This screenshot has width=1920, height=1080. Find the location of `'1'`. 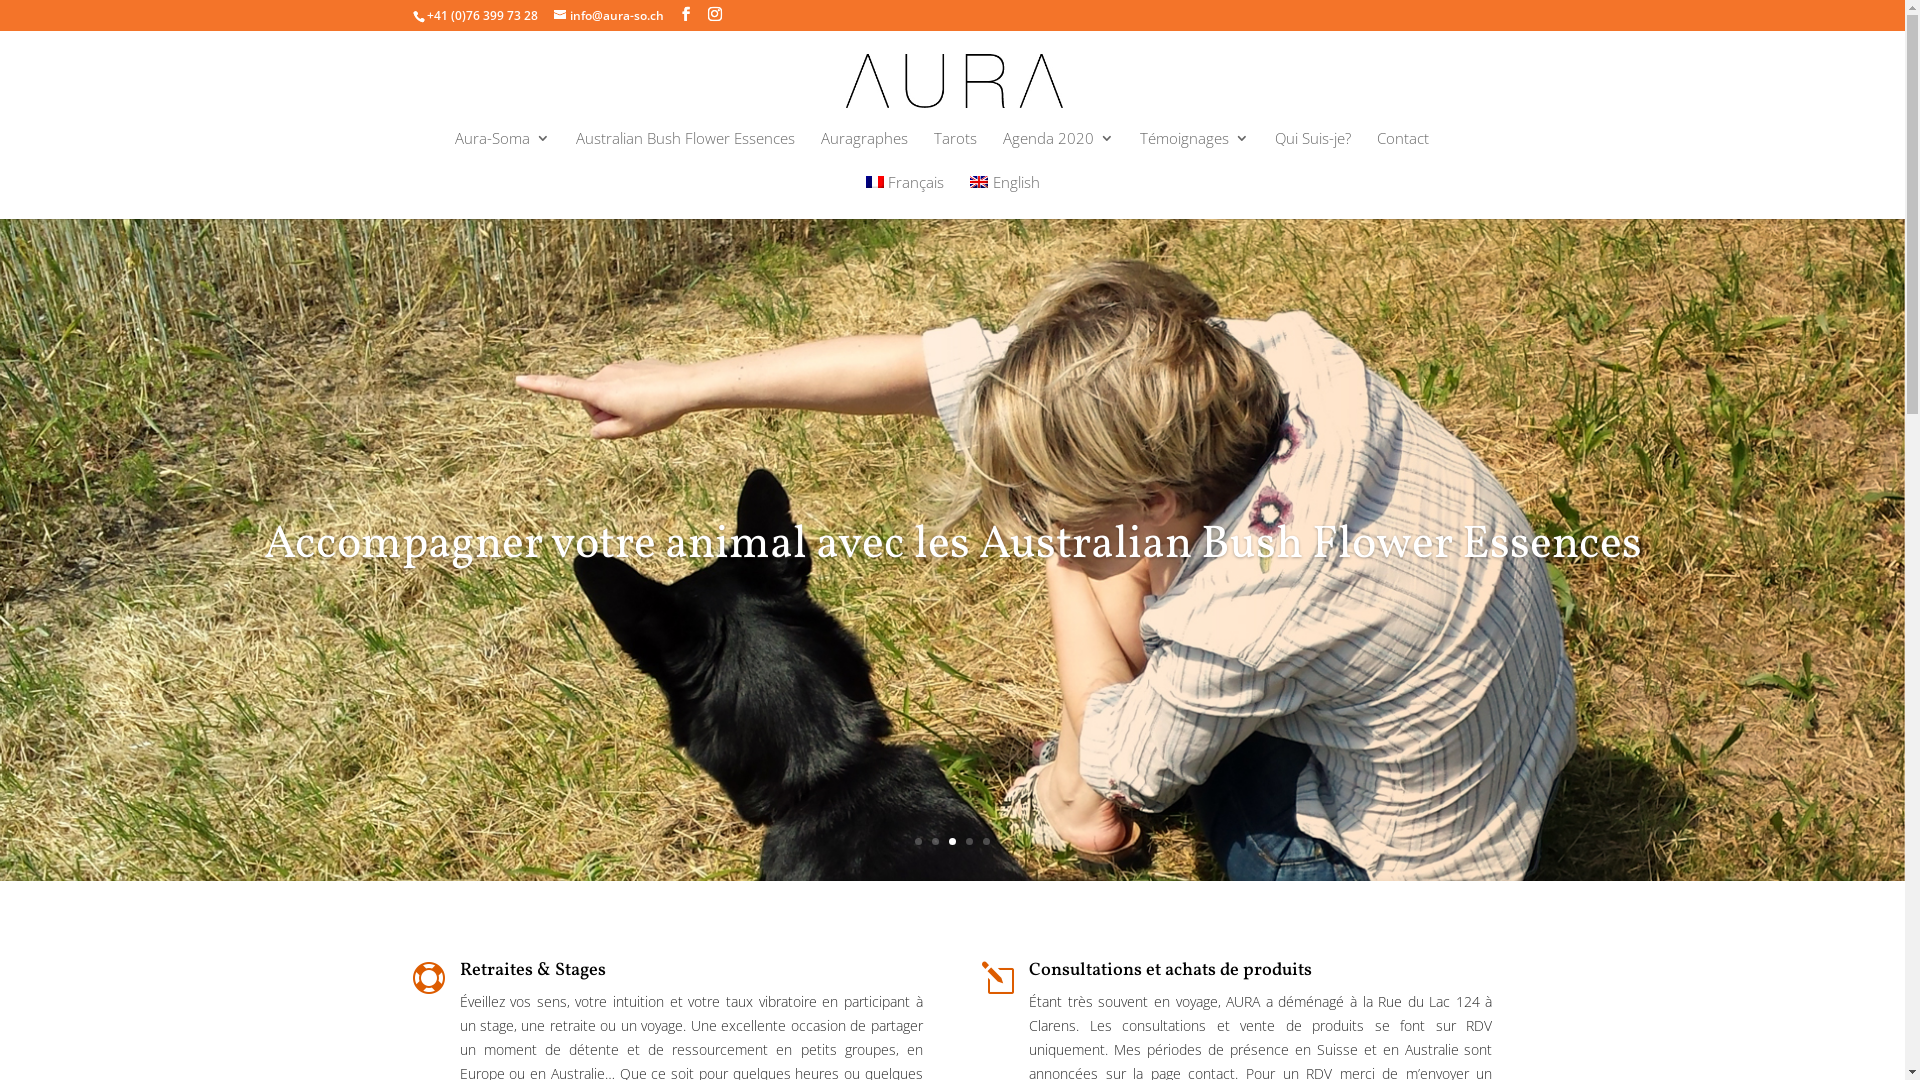

'1' is located at coordinates (914, 841).